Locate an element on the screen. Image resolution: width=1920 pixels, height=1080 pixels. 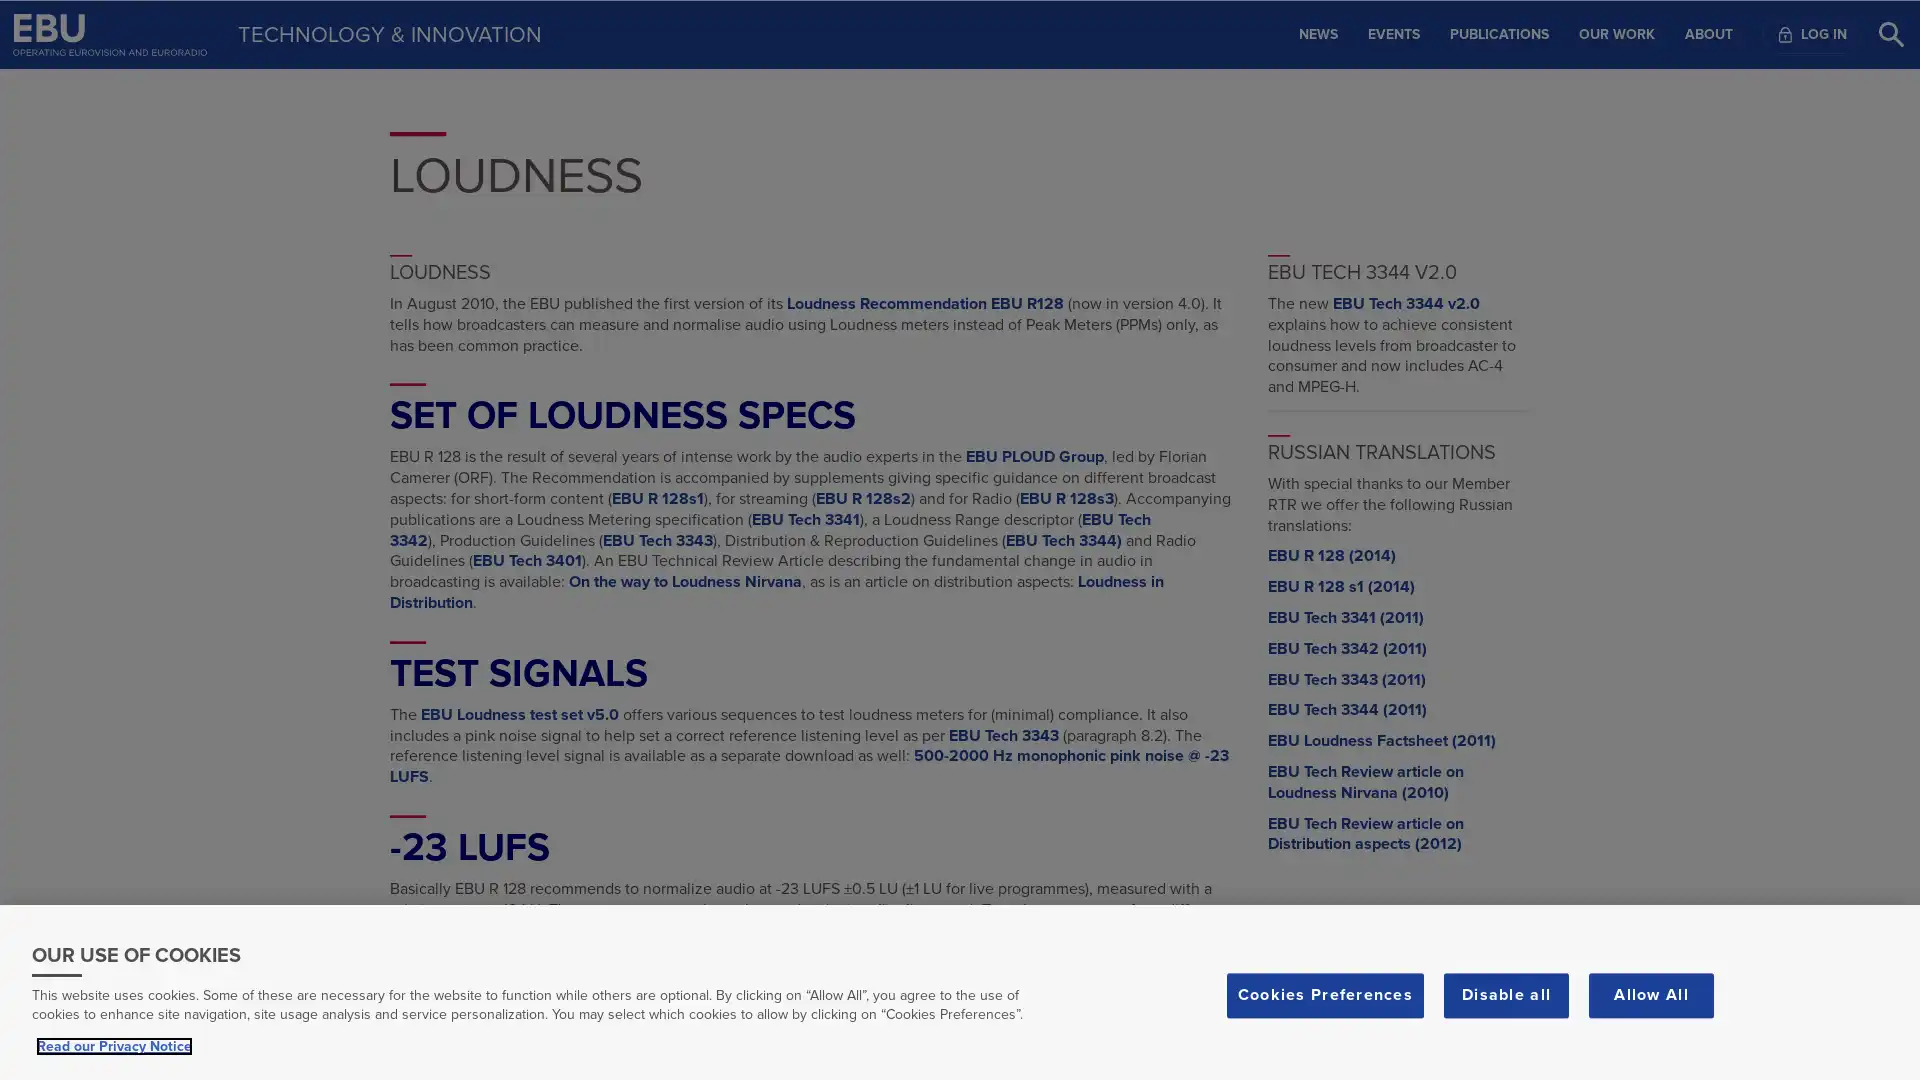
Search is located at coordinates (1891, 34).